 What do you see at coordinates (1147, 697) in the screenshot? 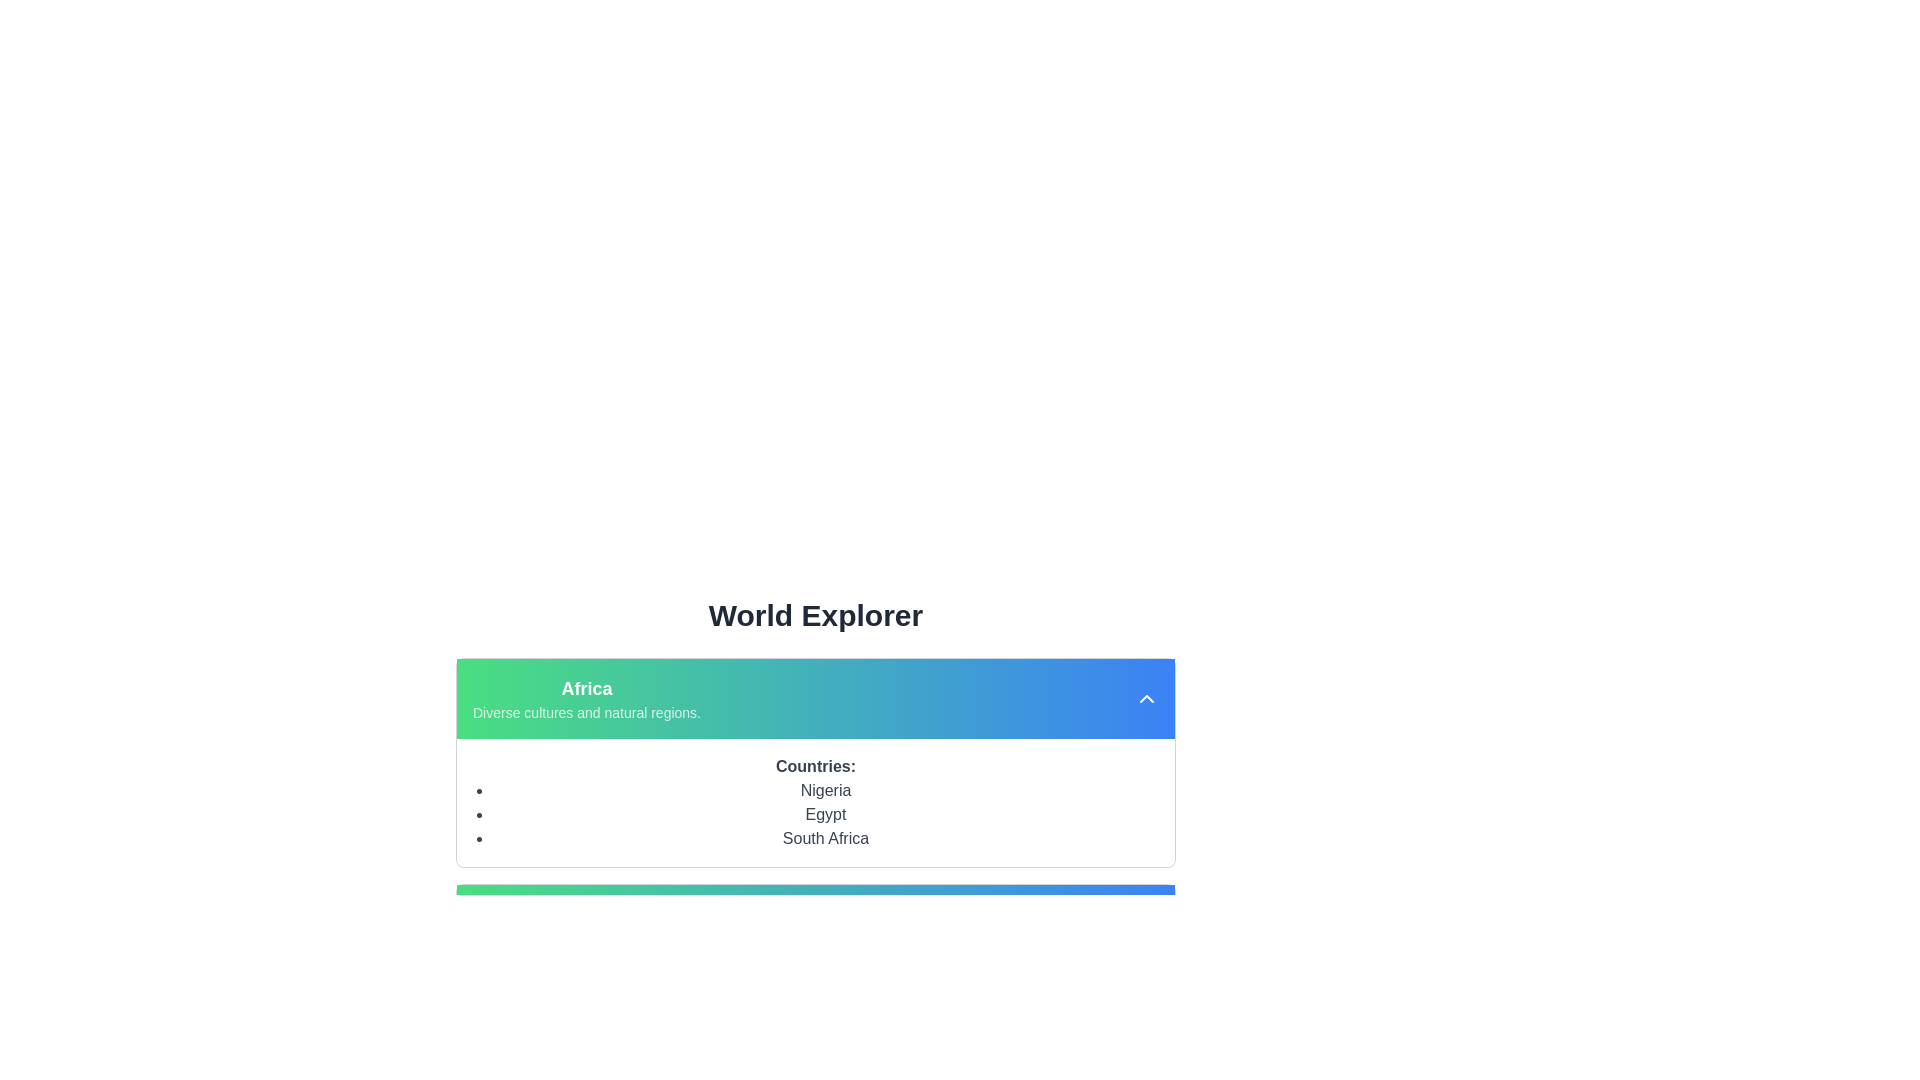
I see `the Icon (Chevron-Up) Button located at the far right end of the horizontal bar next to the text 'Africa' to toggle visibility of additional content` at bounding box center [1147, 697].